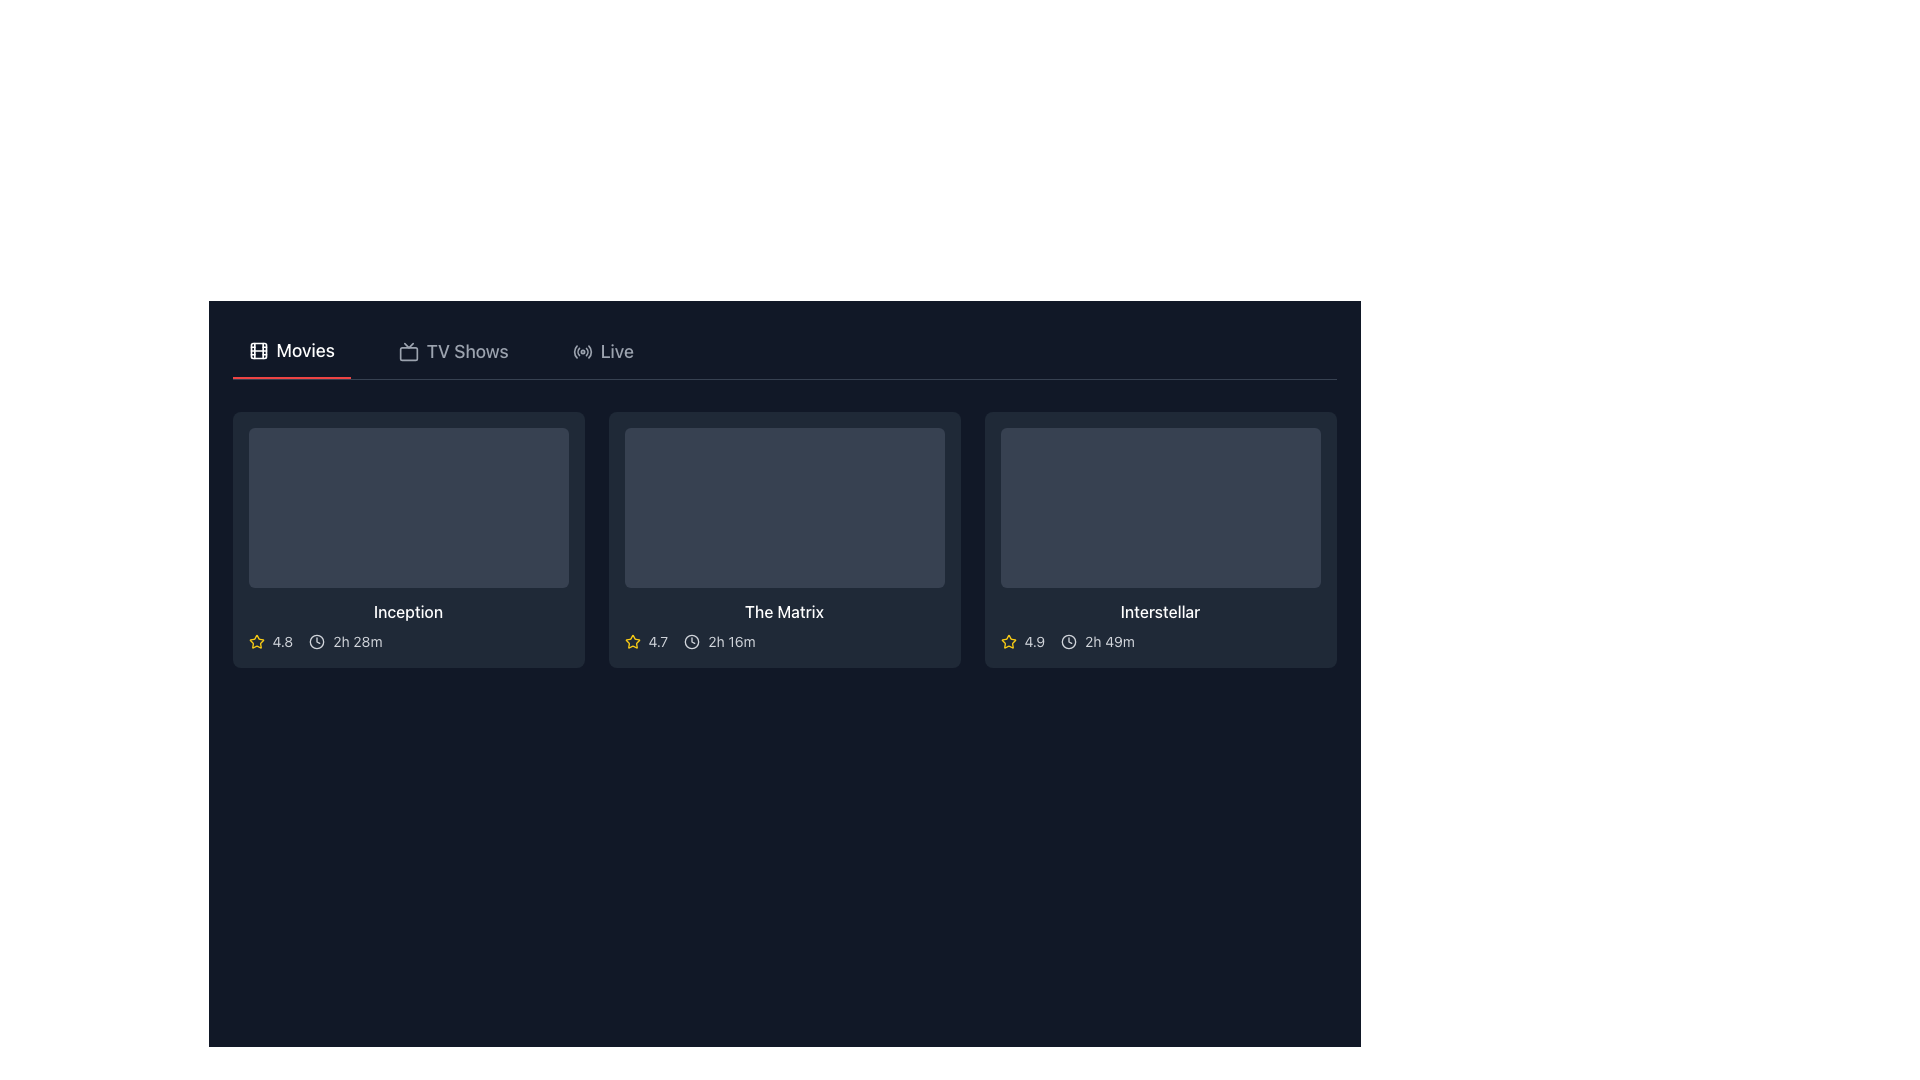  Describe the element at coordinates (257, 350) in the screenshot. I see `the film reel icon associated with the 'Movies' label in the top-left navigation bar for navigation` at that location.